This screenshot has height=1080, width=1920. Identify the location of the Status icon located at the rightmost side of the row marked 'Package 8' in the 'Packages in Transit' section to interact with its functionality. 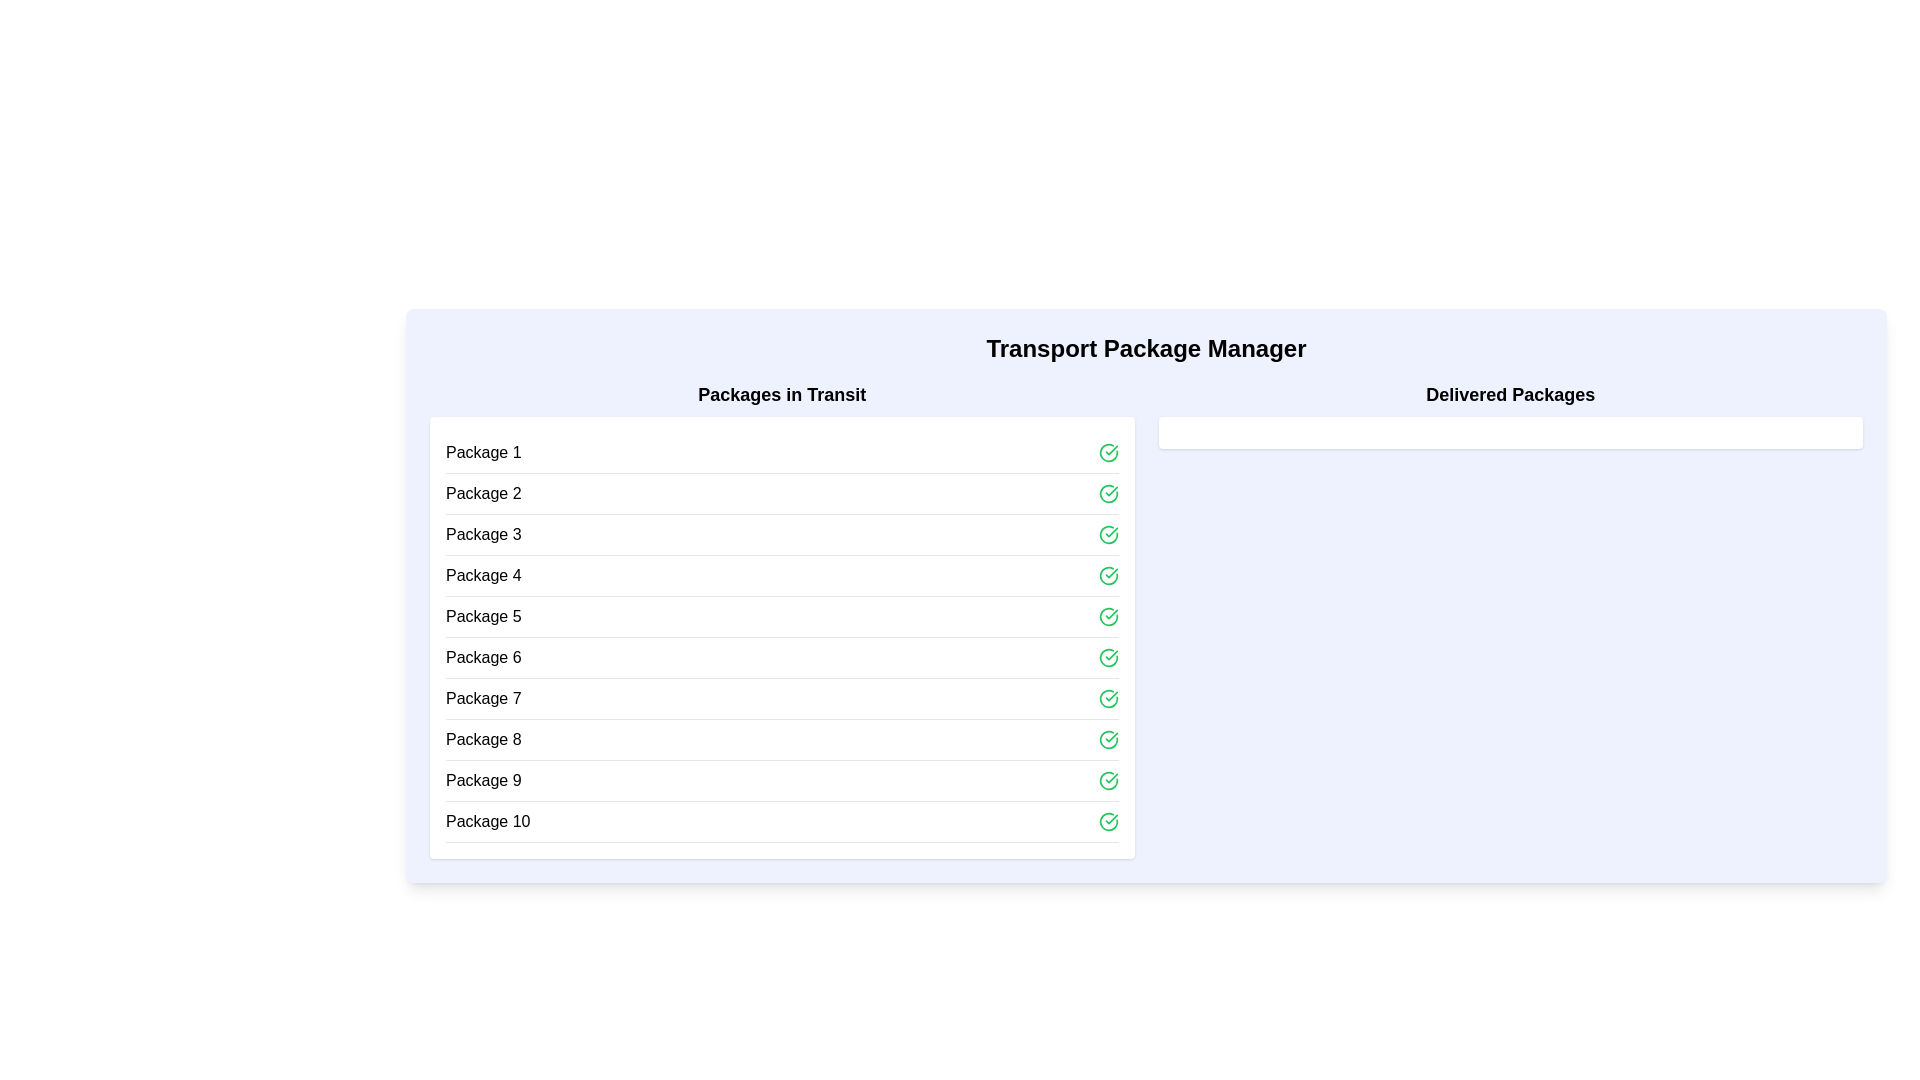
(1107, 740).